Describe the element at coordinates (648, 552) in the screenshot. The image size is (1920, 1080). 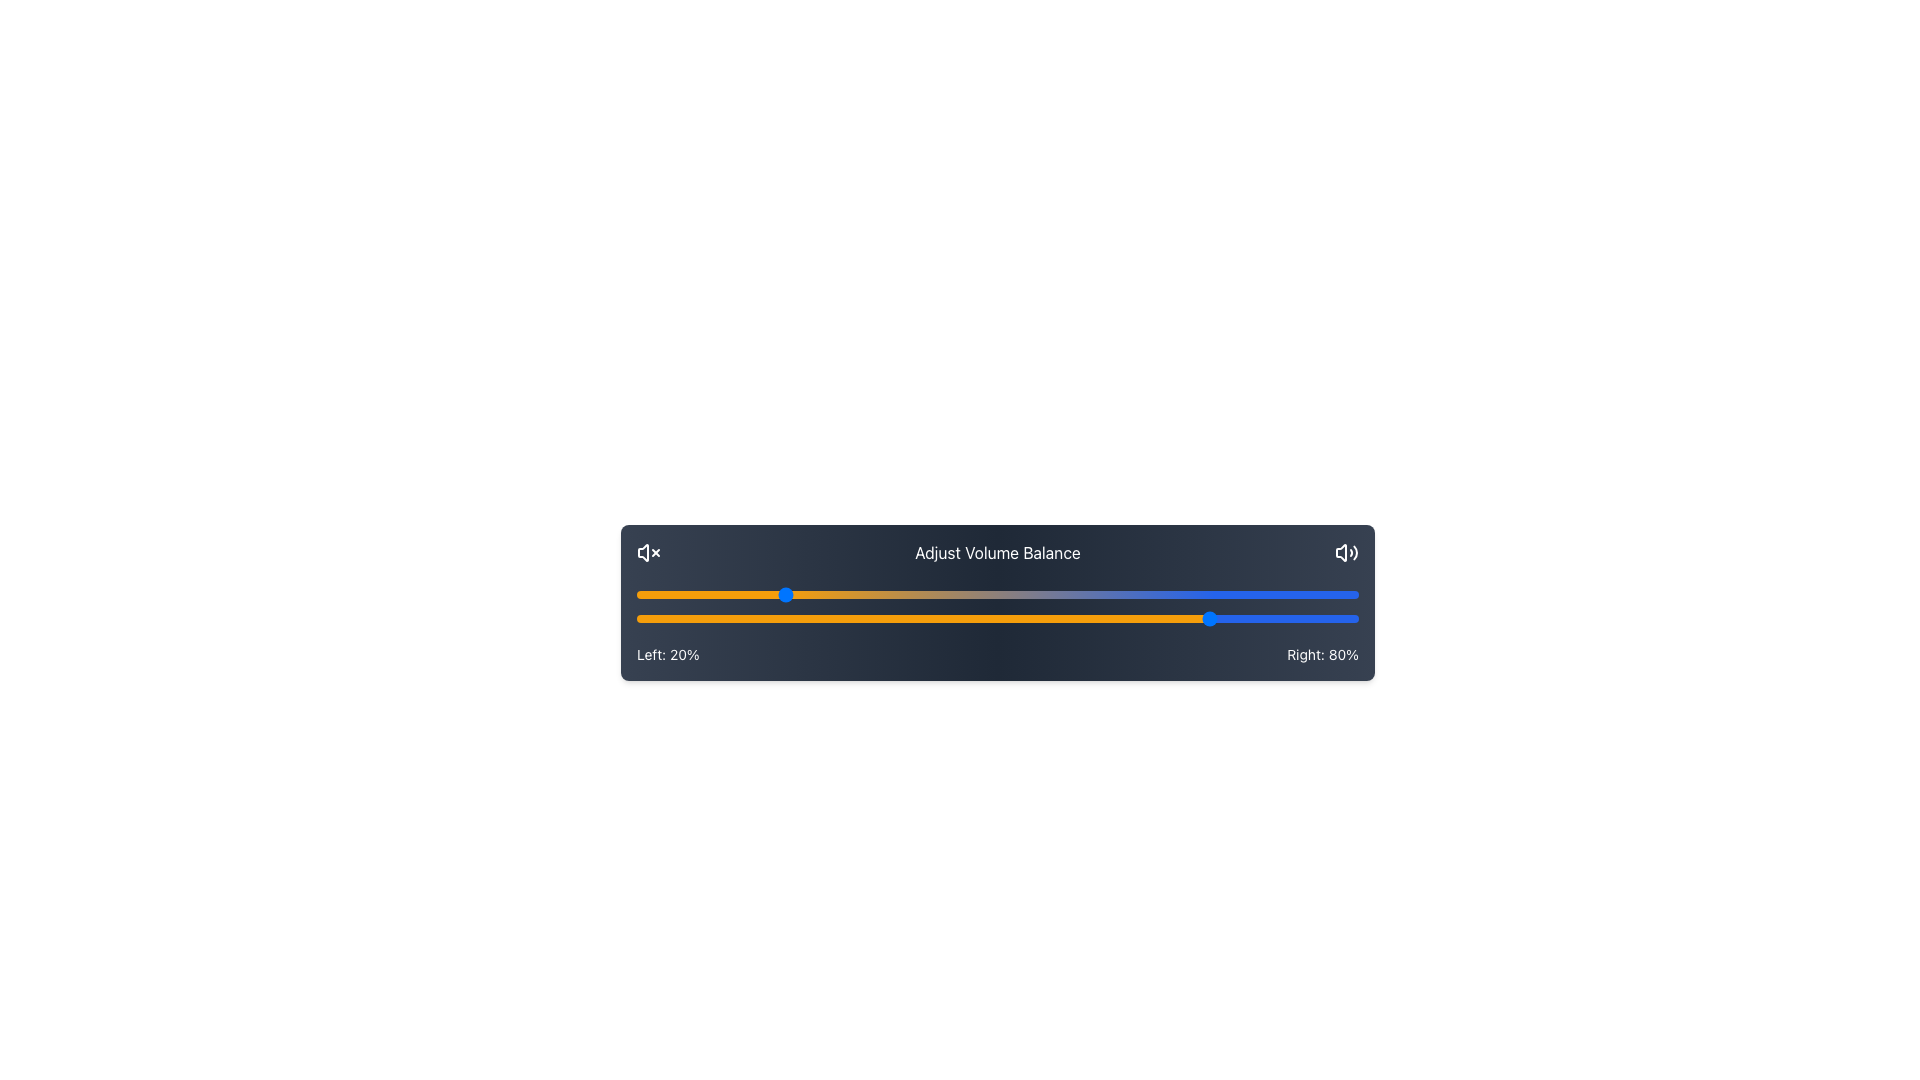
I see `the muted volume icon, which is a white speaker symbol with a cross mark, located on the far left of the 'Adjust Volume Balance' group layout` at that location.